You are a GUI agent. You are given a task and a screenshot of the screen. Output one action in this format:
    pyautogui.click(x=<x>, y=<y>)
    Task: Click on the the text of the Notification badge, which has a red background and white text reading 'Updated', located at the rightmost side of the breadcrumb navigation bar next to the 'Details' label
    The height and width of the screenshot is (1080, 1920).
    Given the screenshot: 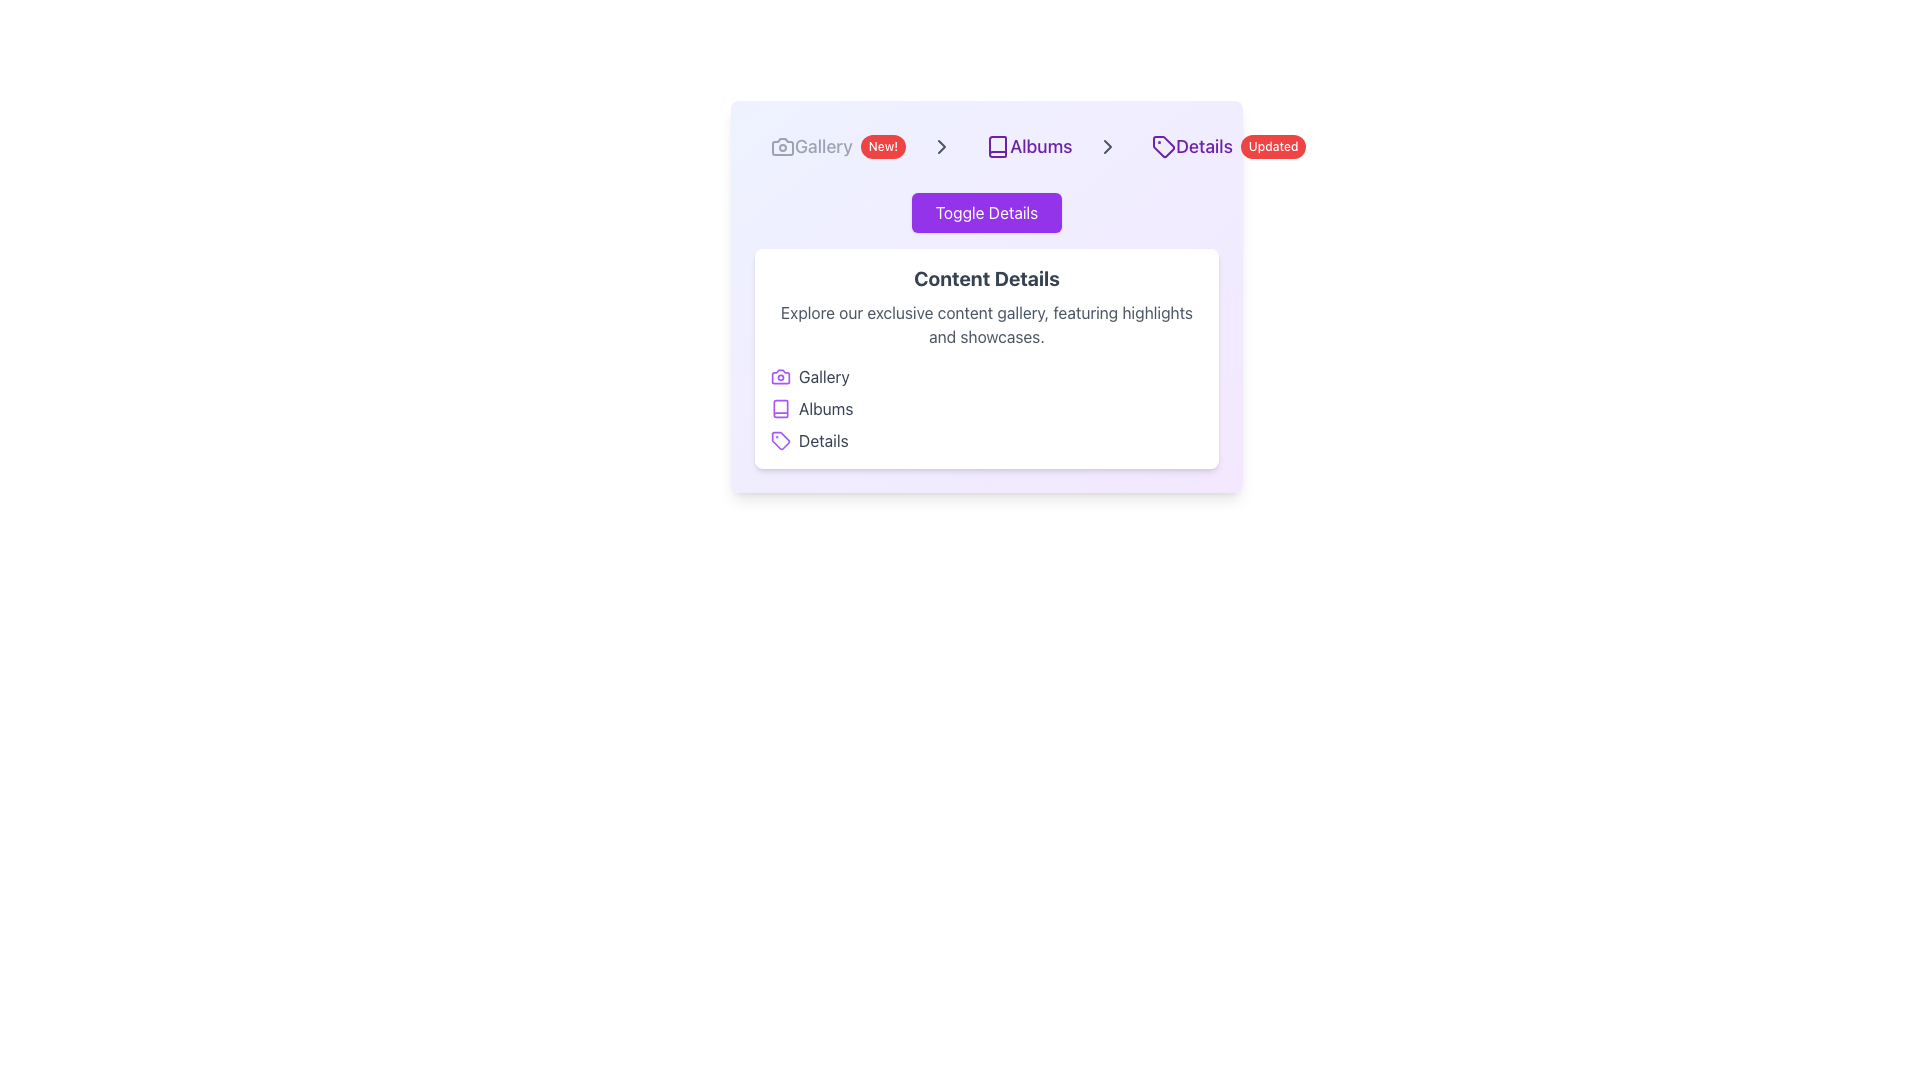 What is the action you would take?
    pyautogui.click(x=1272, y=145)
    